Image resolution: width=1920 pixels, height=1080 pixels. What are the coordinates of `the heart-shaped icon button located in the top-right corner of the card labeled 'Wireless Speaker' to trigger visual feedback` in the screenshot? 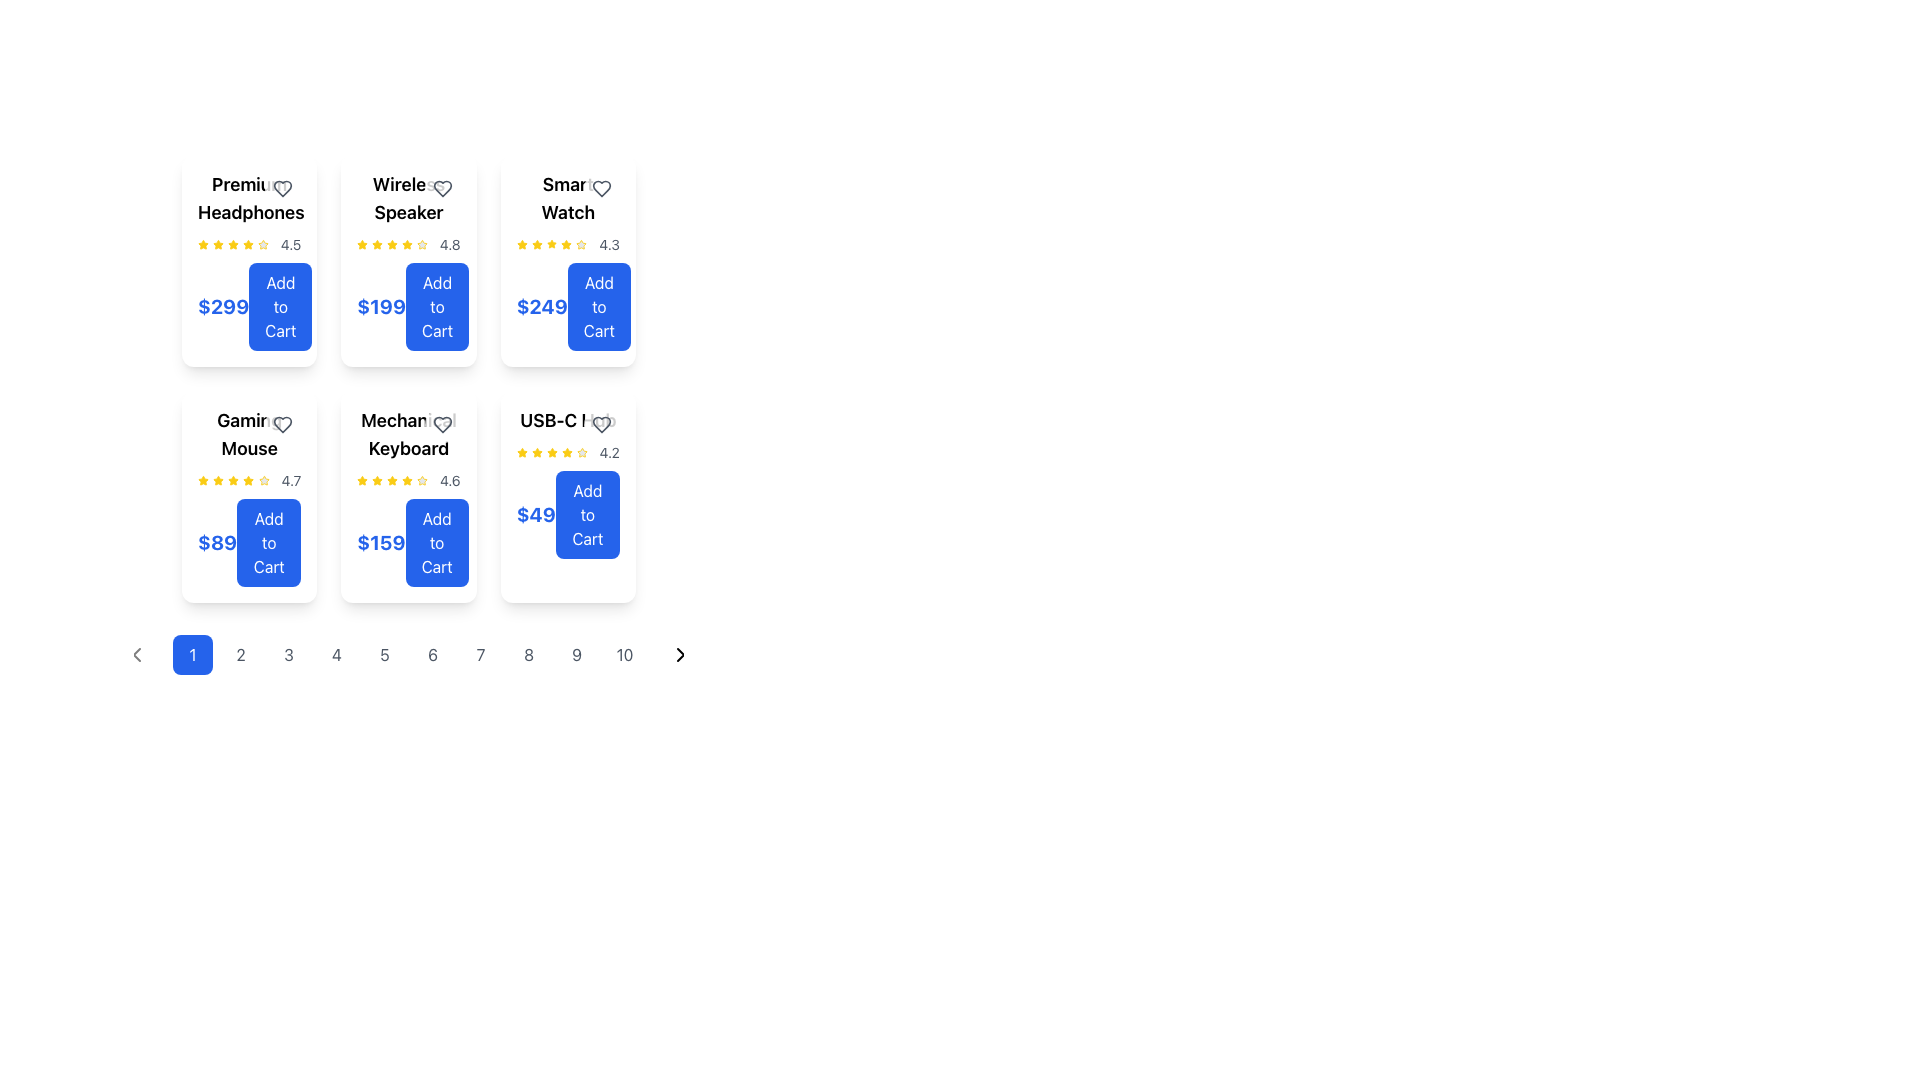 It's located at (441, 189).